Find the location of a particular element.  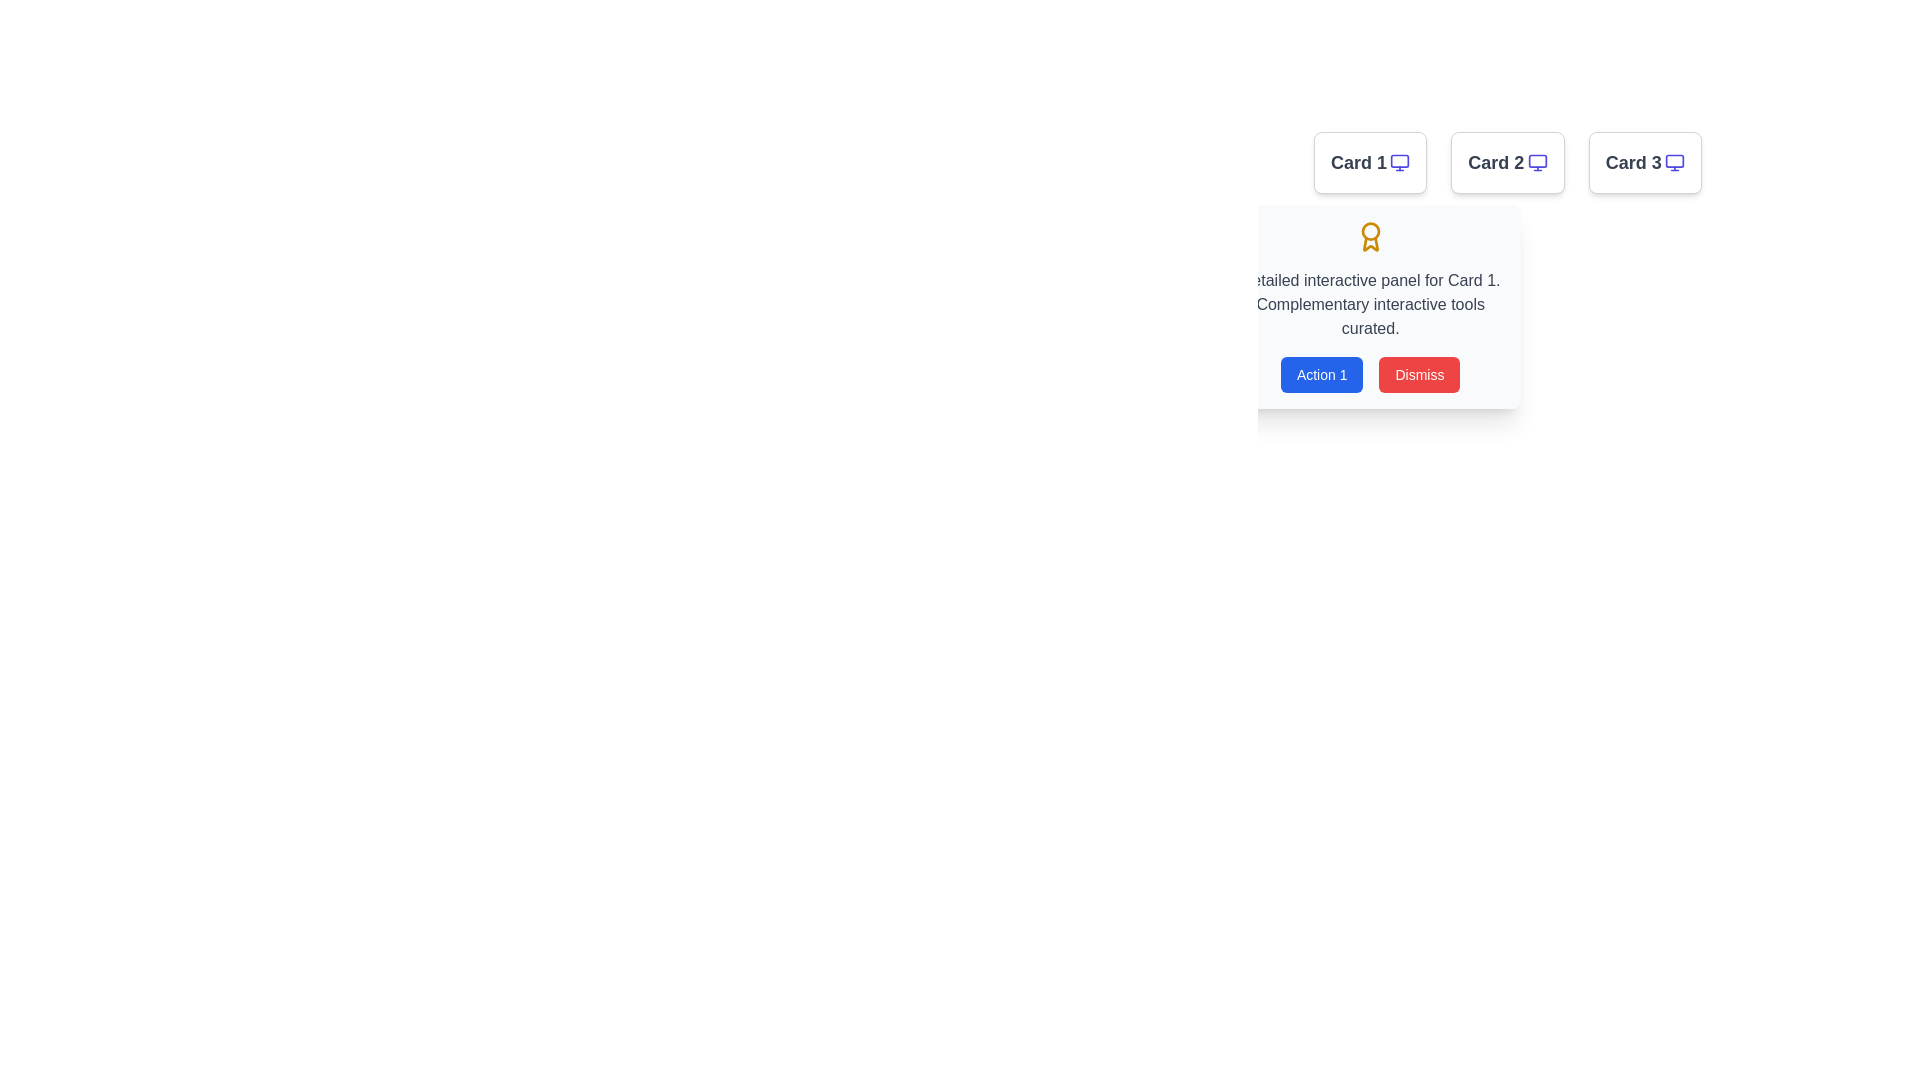

the blue rectangular button labeled 'Action 1' to observe its hover effect is located at coordinates (1322, 374).